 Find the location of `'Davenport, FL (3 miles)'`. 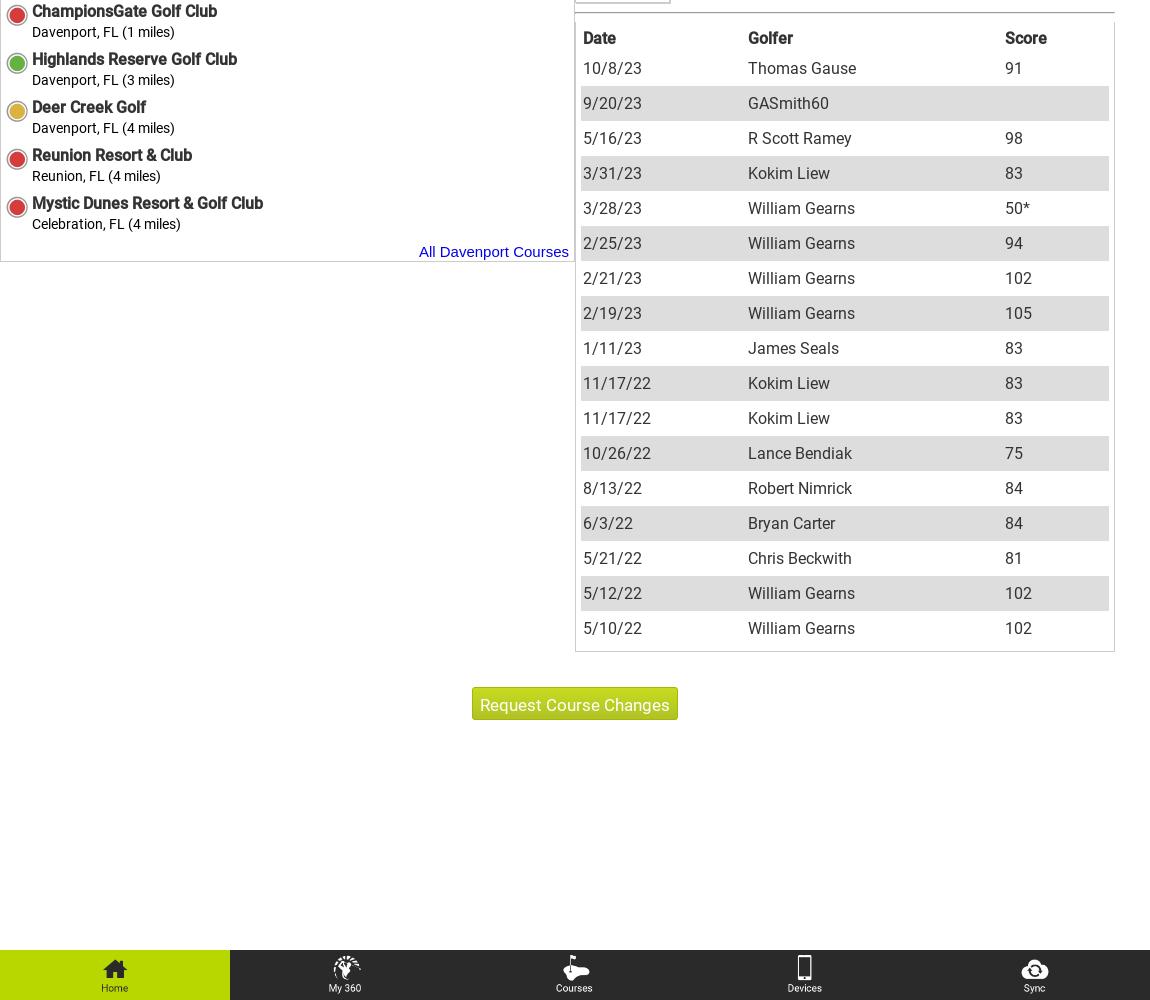

'Davenport, FL (3 miles)' is located at coordinates (102, 79).